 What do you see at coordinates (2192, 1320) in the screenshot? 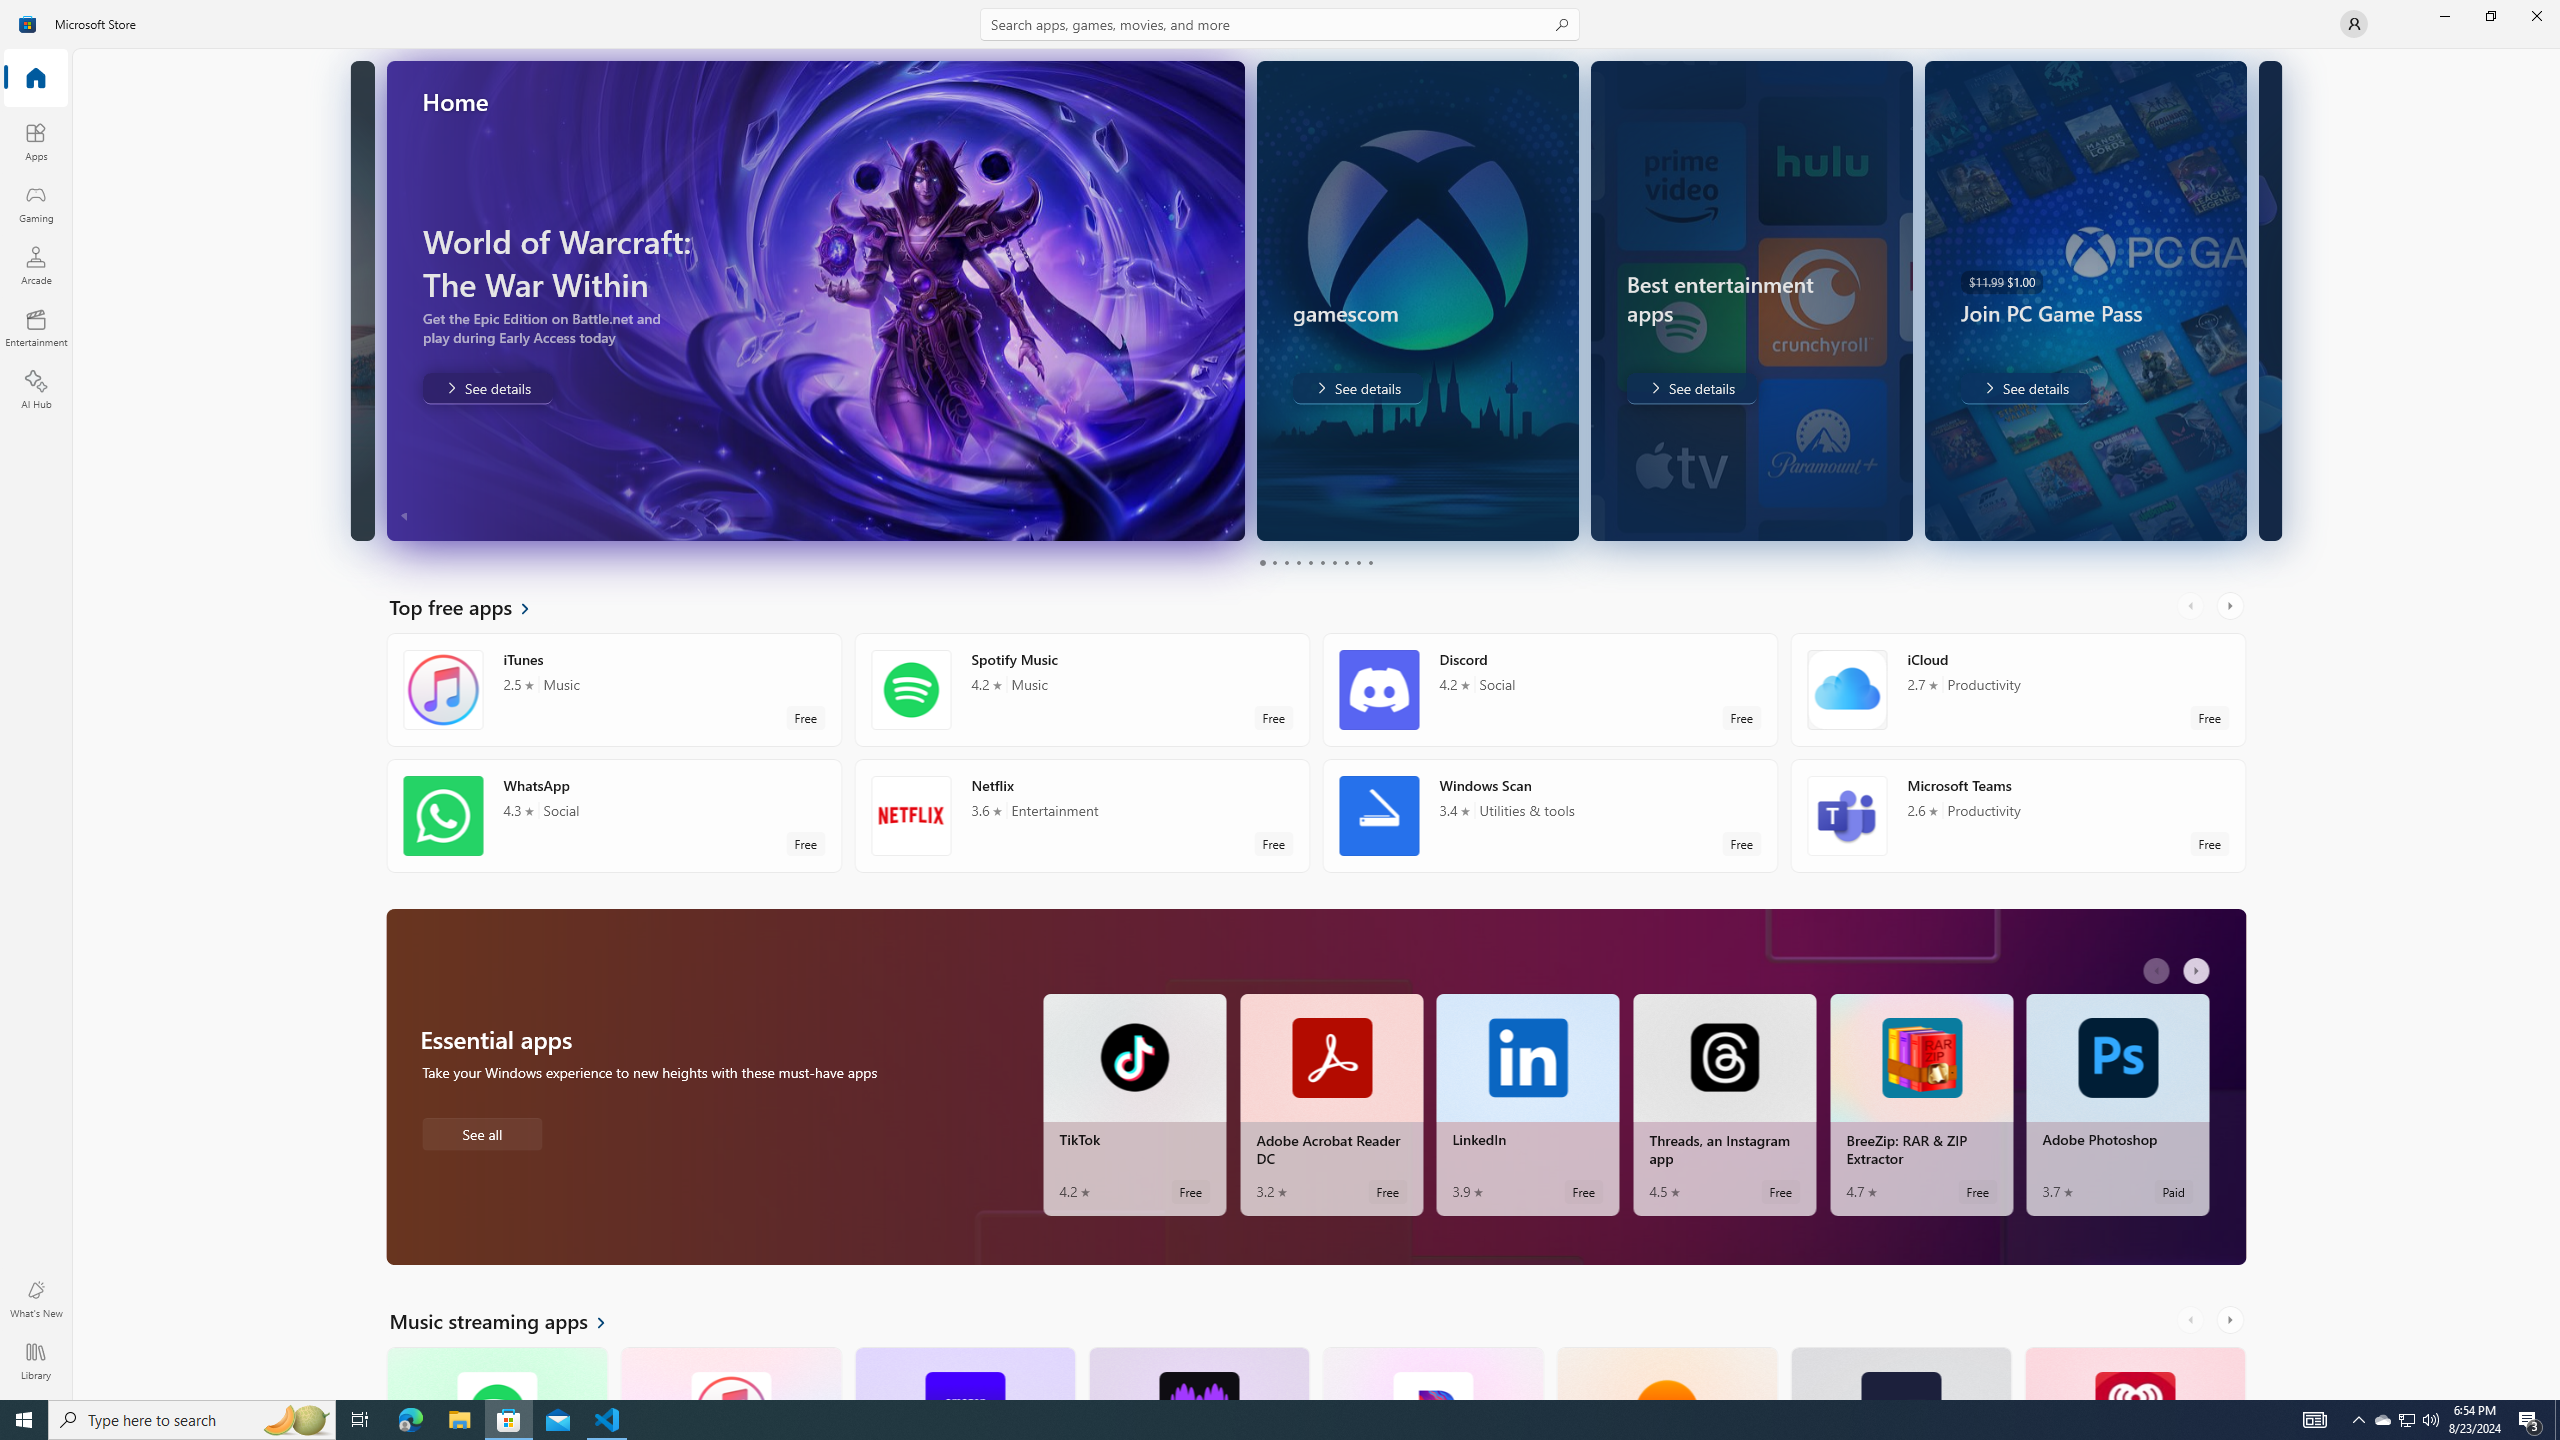
I see `'AutomationID: LeftScrollButton'` at bounding box center [2192, 1320].